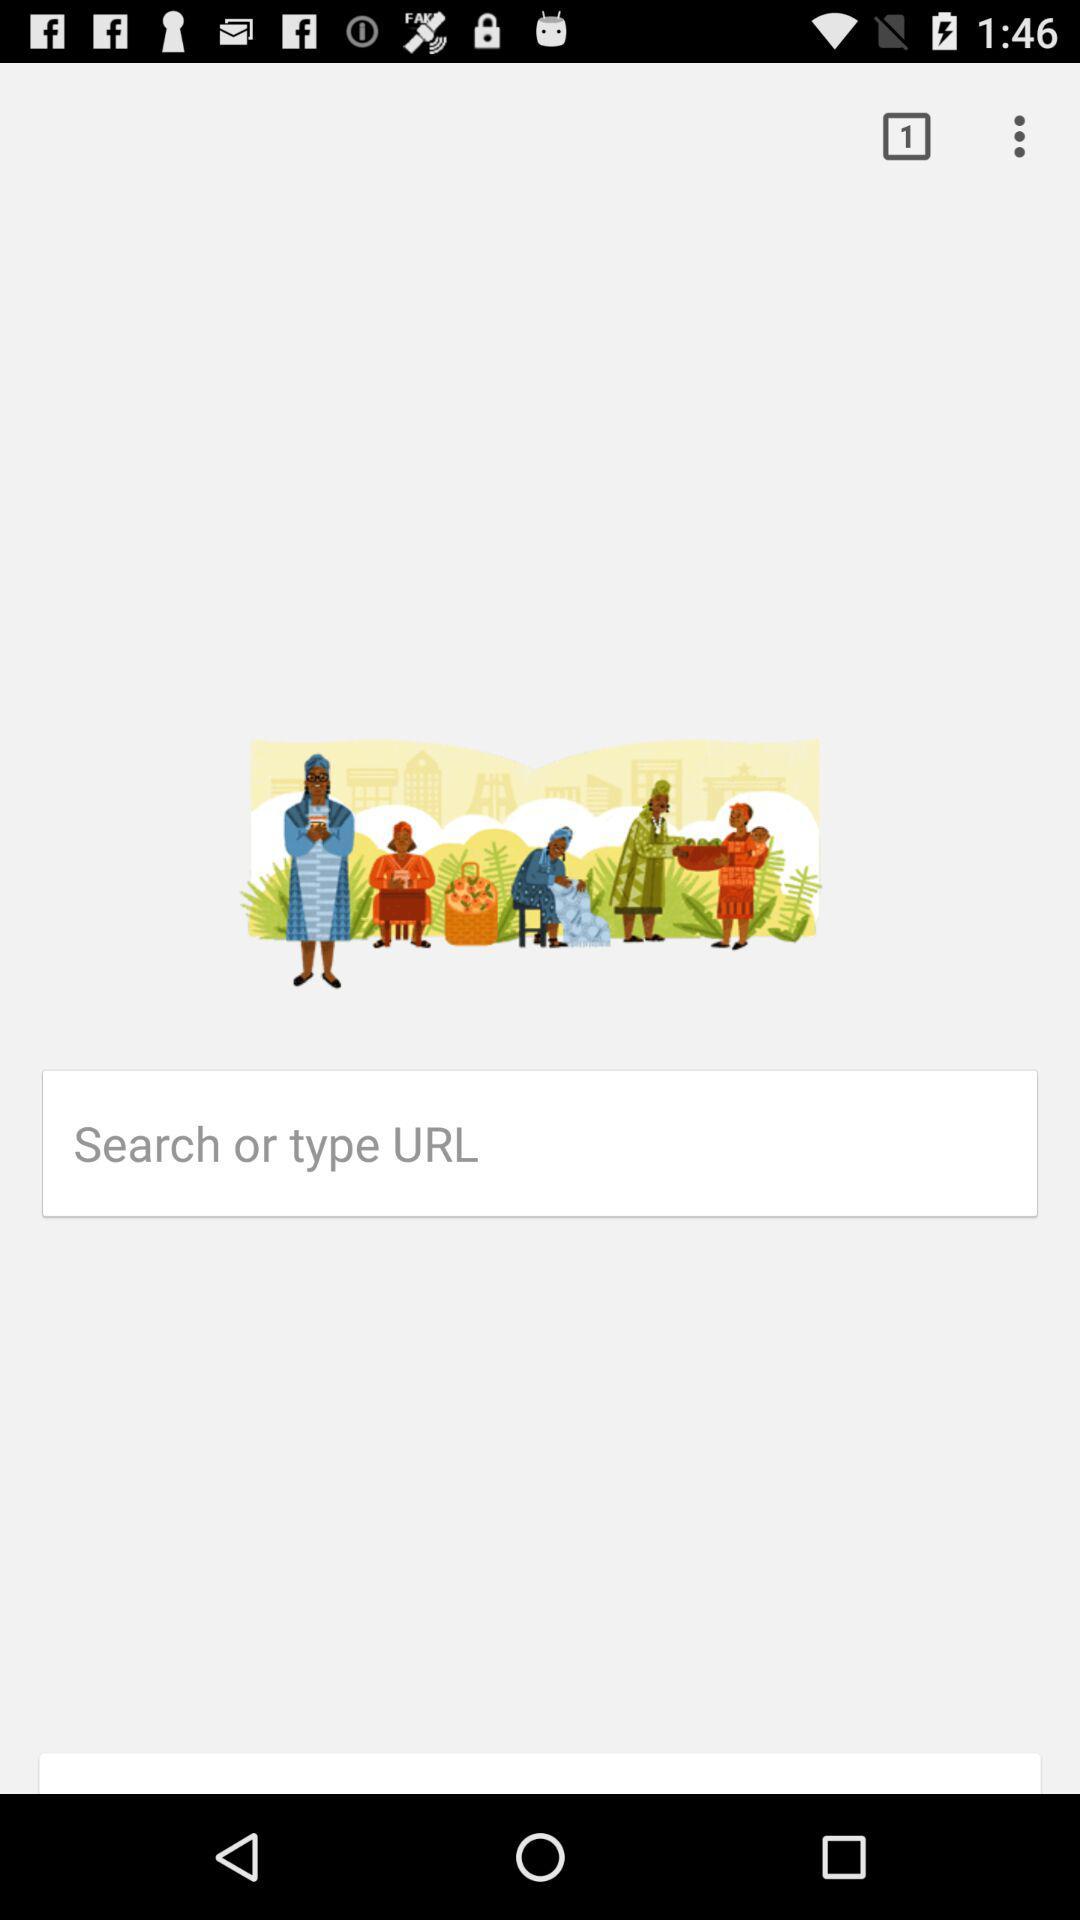  What do you see at coordinates (555, 1143) in the screenshot?
I see `a url` at bounding box center [555, 1143].